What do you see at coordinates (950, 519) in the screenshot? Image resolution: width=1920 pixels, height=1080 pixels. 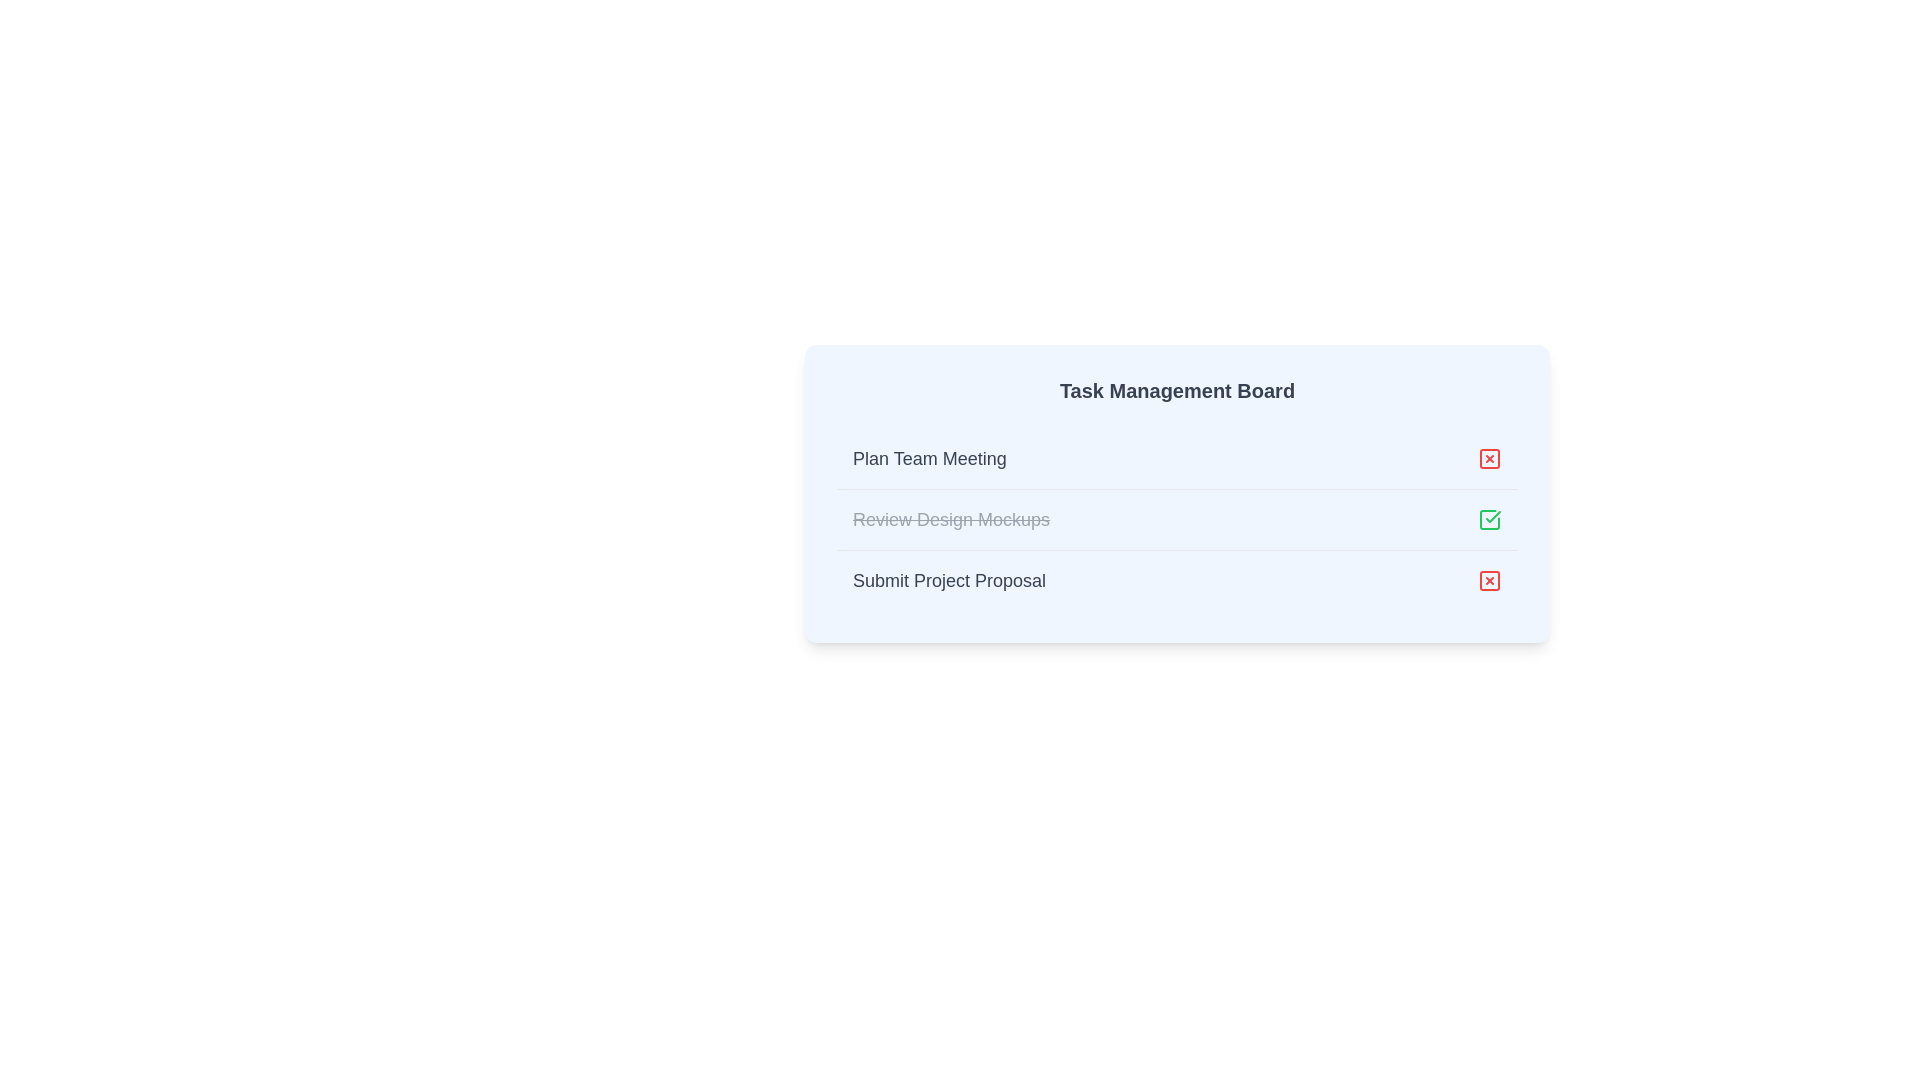 I see `the text 'Review Design Mockups' which is styled with a strike-through and light gray color, indicating it is marked as completed or inactive, located in the Task Management Board list` at bounding box center [950, 519].